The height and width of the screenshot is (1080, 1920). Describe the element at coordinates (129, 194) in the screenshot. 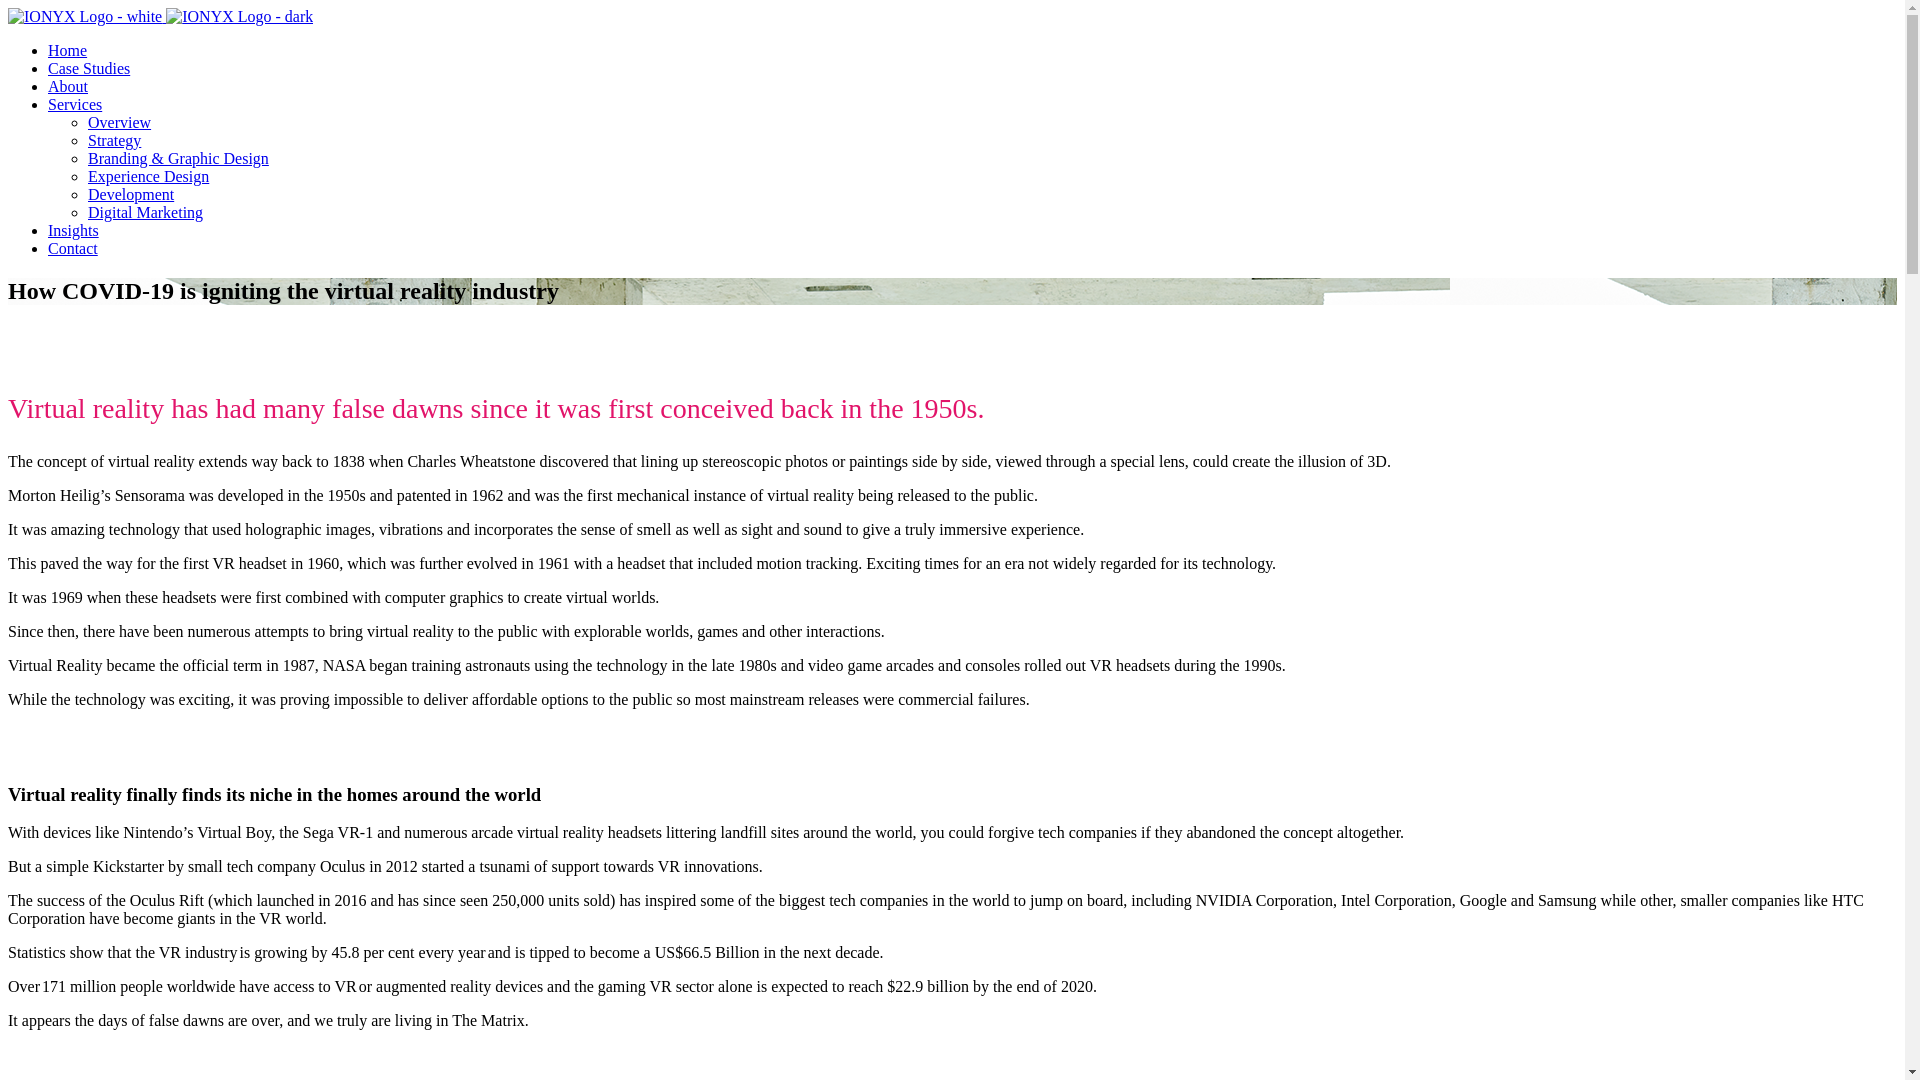

I see `'Development'` at that location.